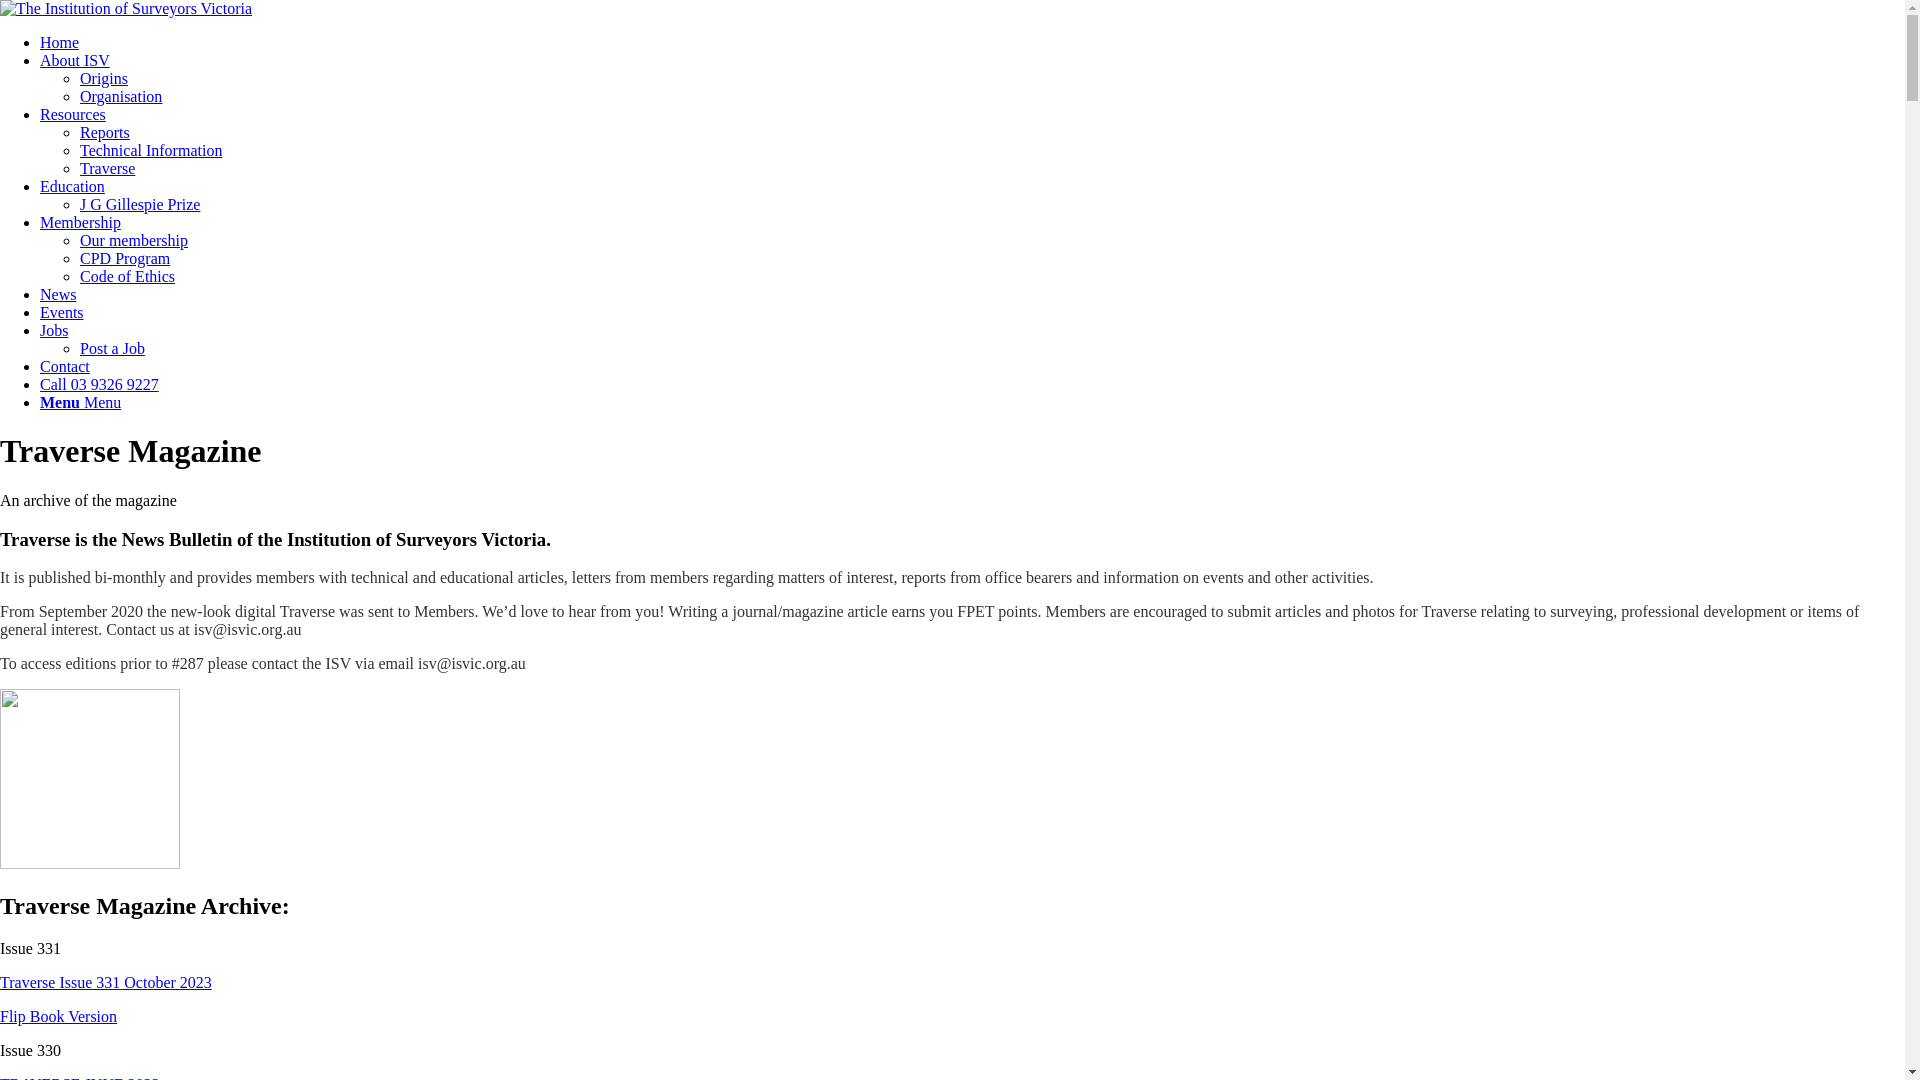 This screenshot has height=1080, width=1920. What do you see at coordinates (80, 402) in the screenshot?
I see `'Menu Menu'` at bounding box center [80, 402].